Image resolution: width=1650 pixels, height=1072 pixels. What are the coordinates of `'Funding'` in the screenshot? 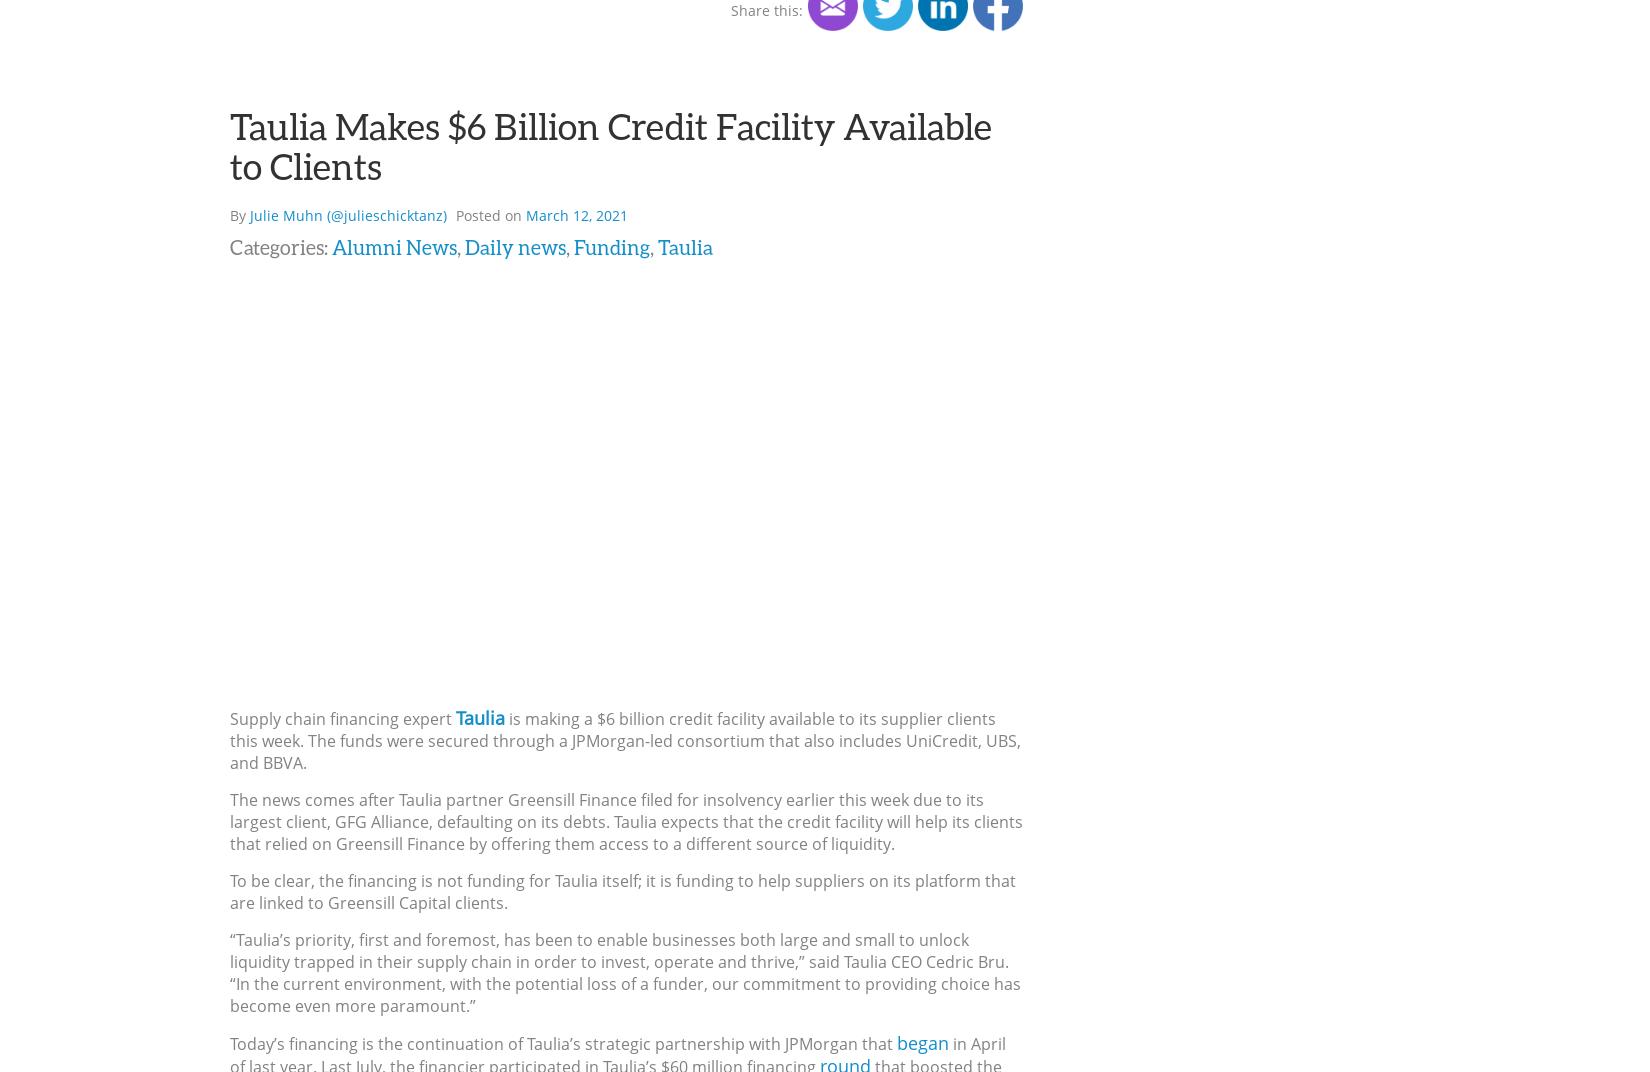 It's located at (610, 246).